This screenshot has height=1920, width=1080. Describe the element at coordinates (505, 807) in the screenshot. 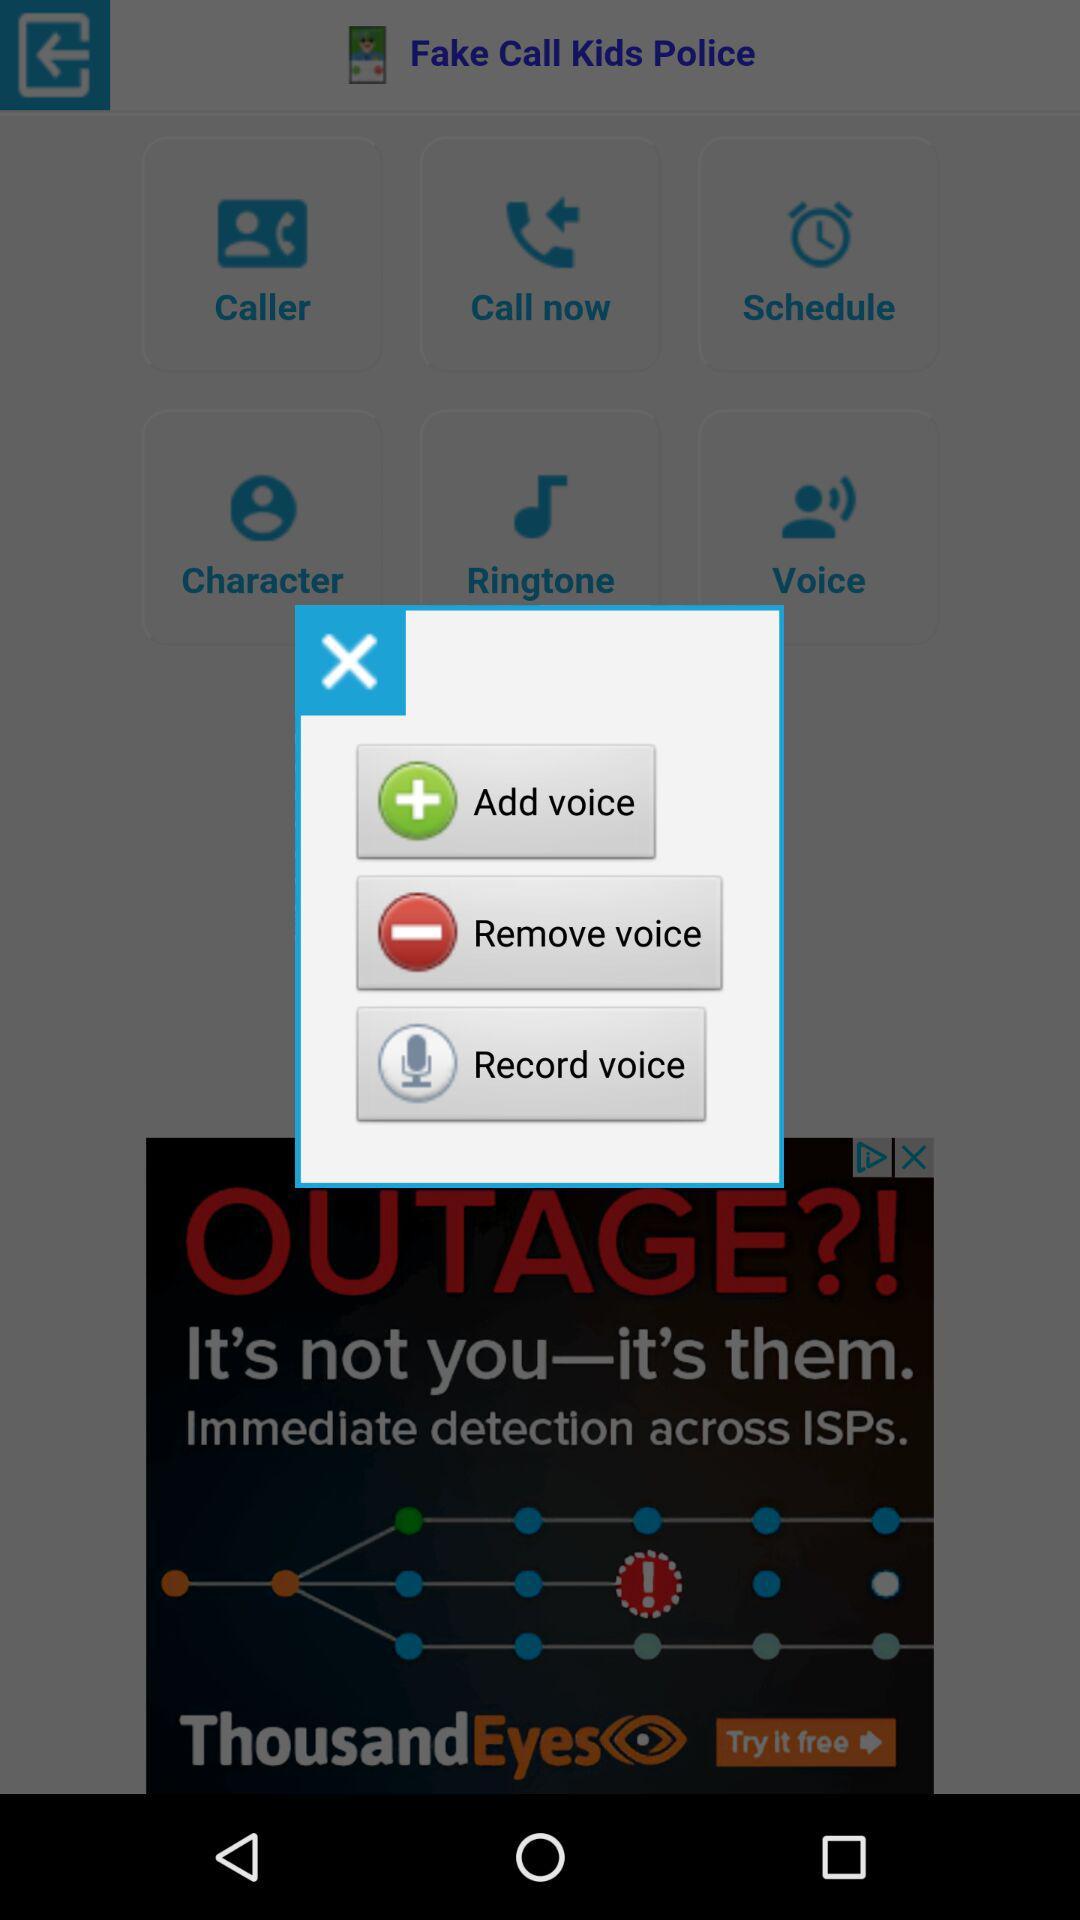

I see `item above the remove voice` at that location.